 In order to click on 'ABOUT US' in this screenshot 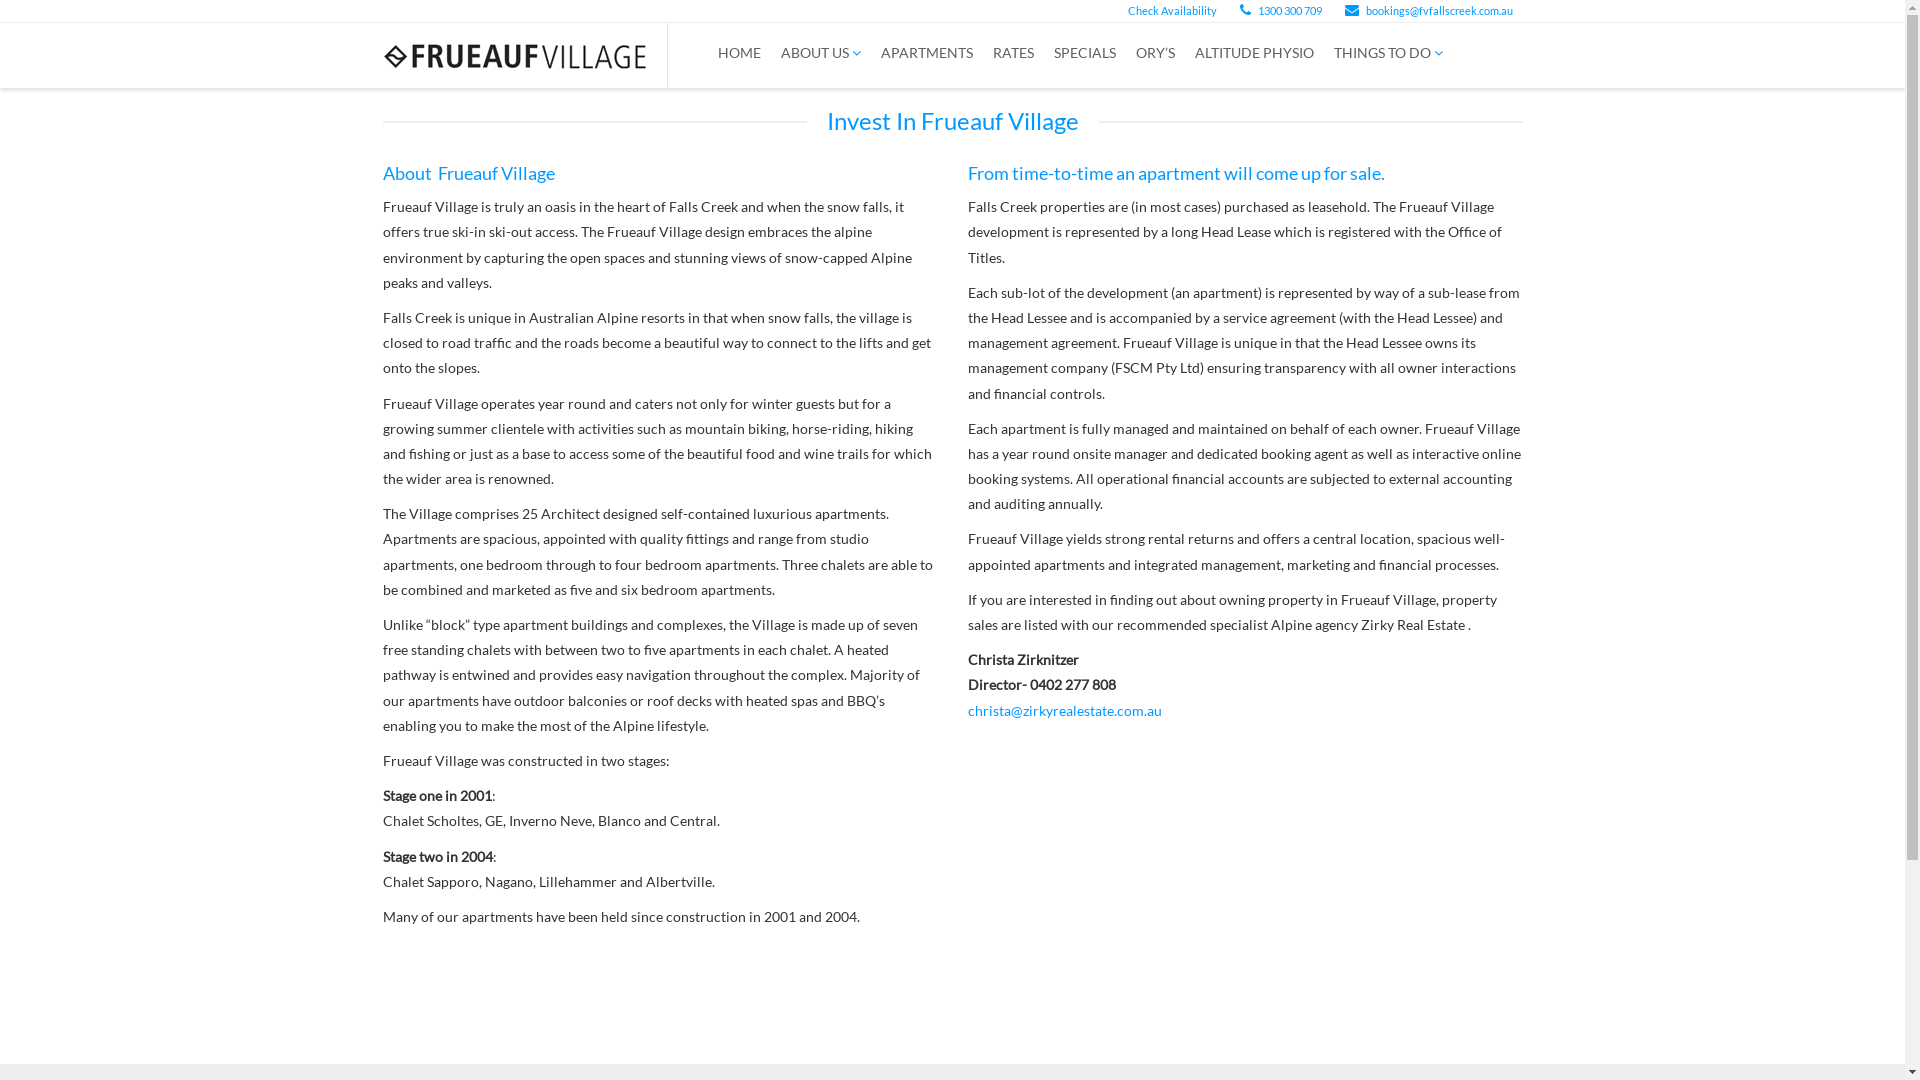, I will do `click(820, 52)`.